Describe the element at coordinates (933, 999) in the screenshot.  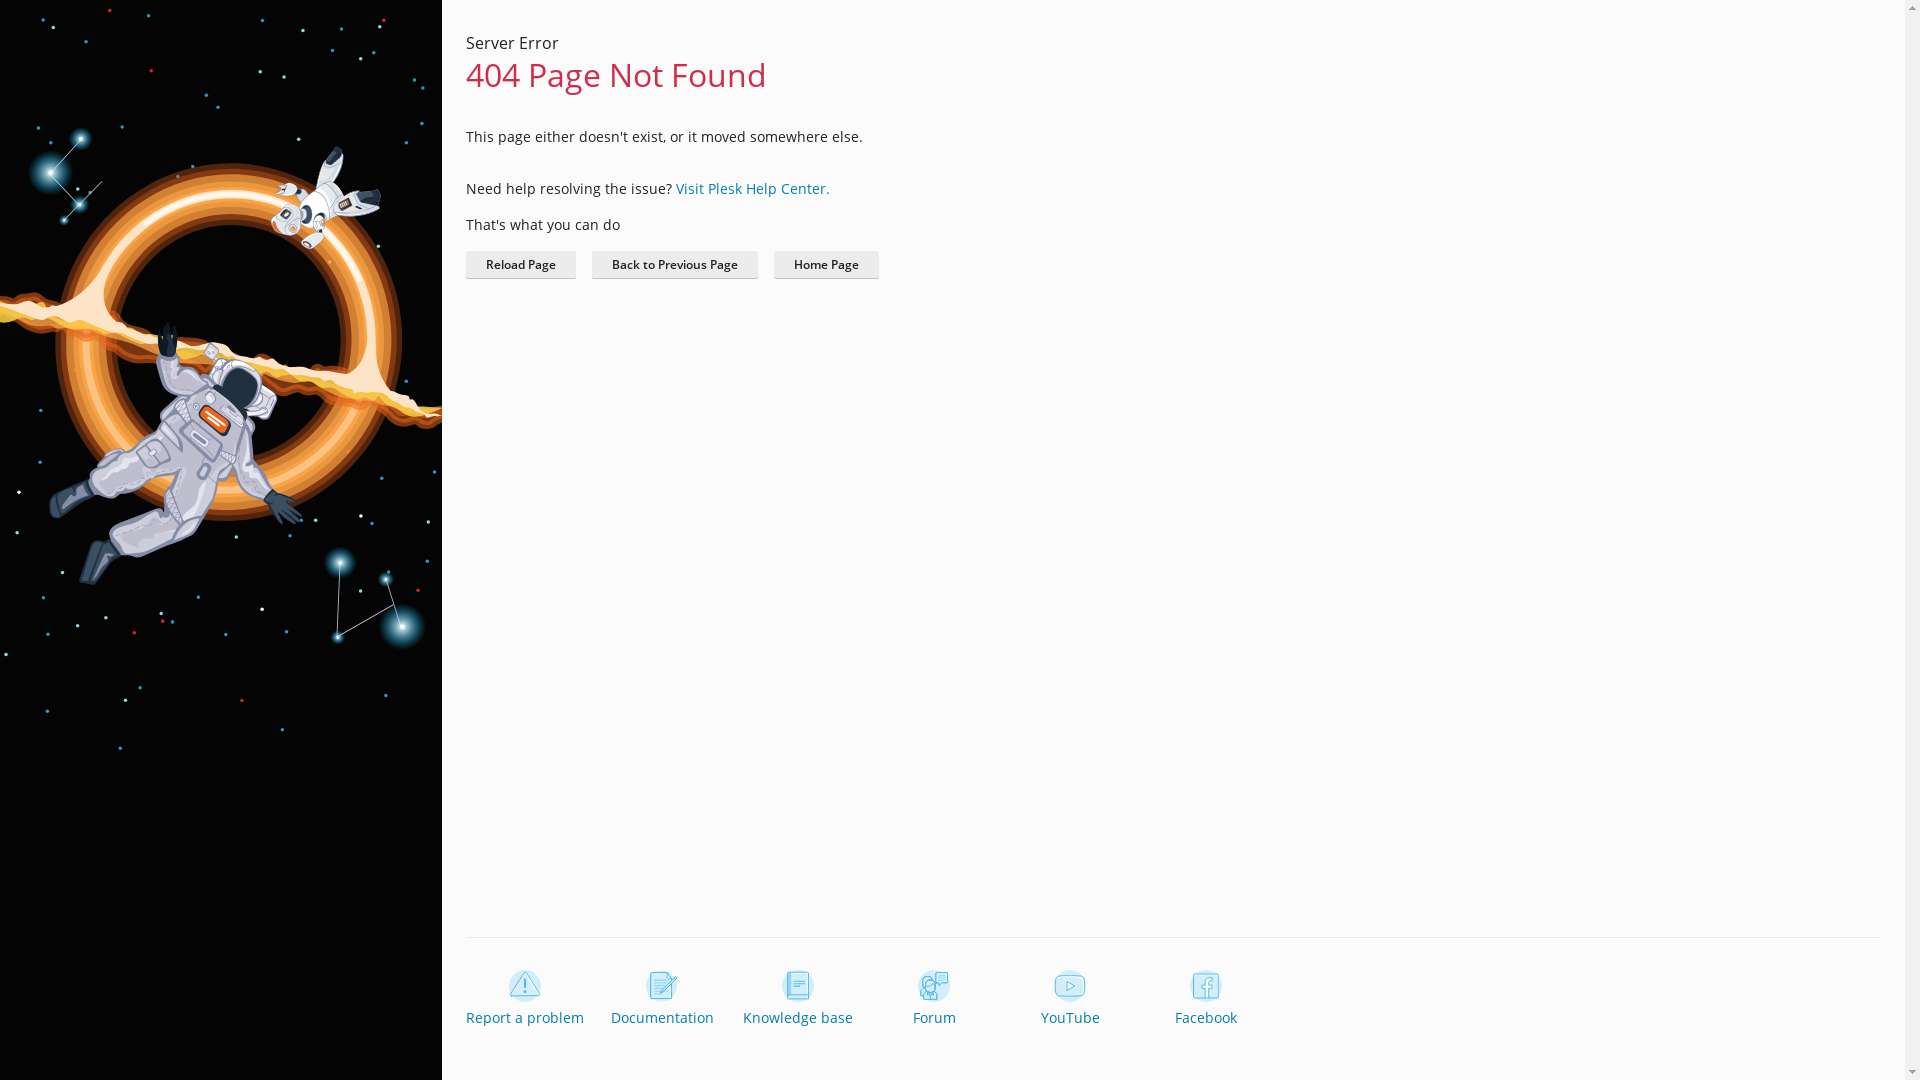
I see `'Forum'` at that location.